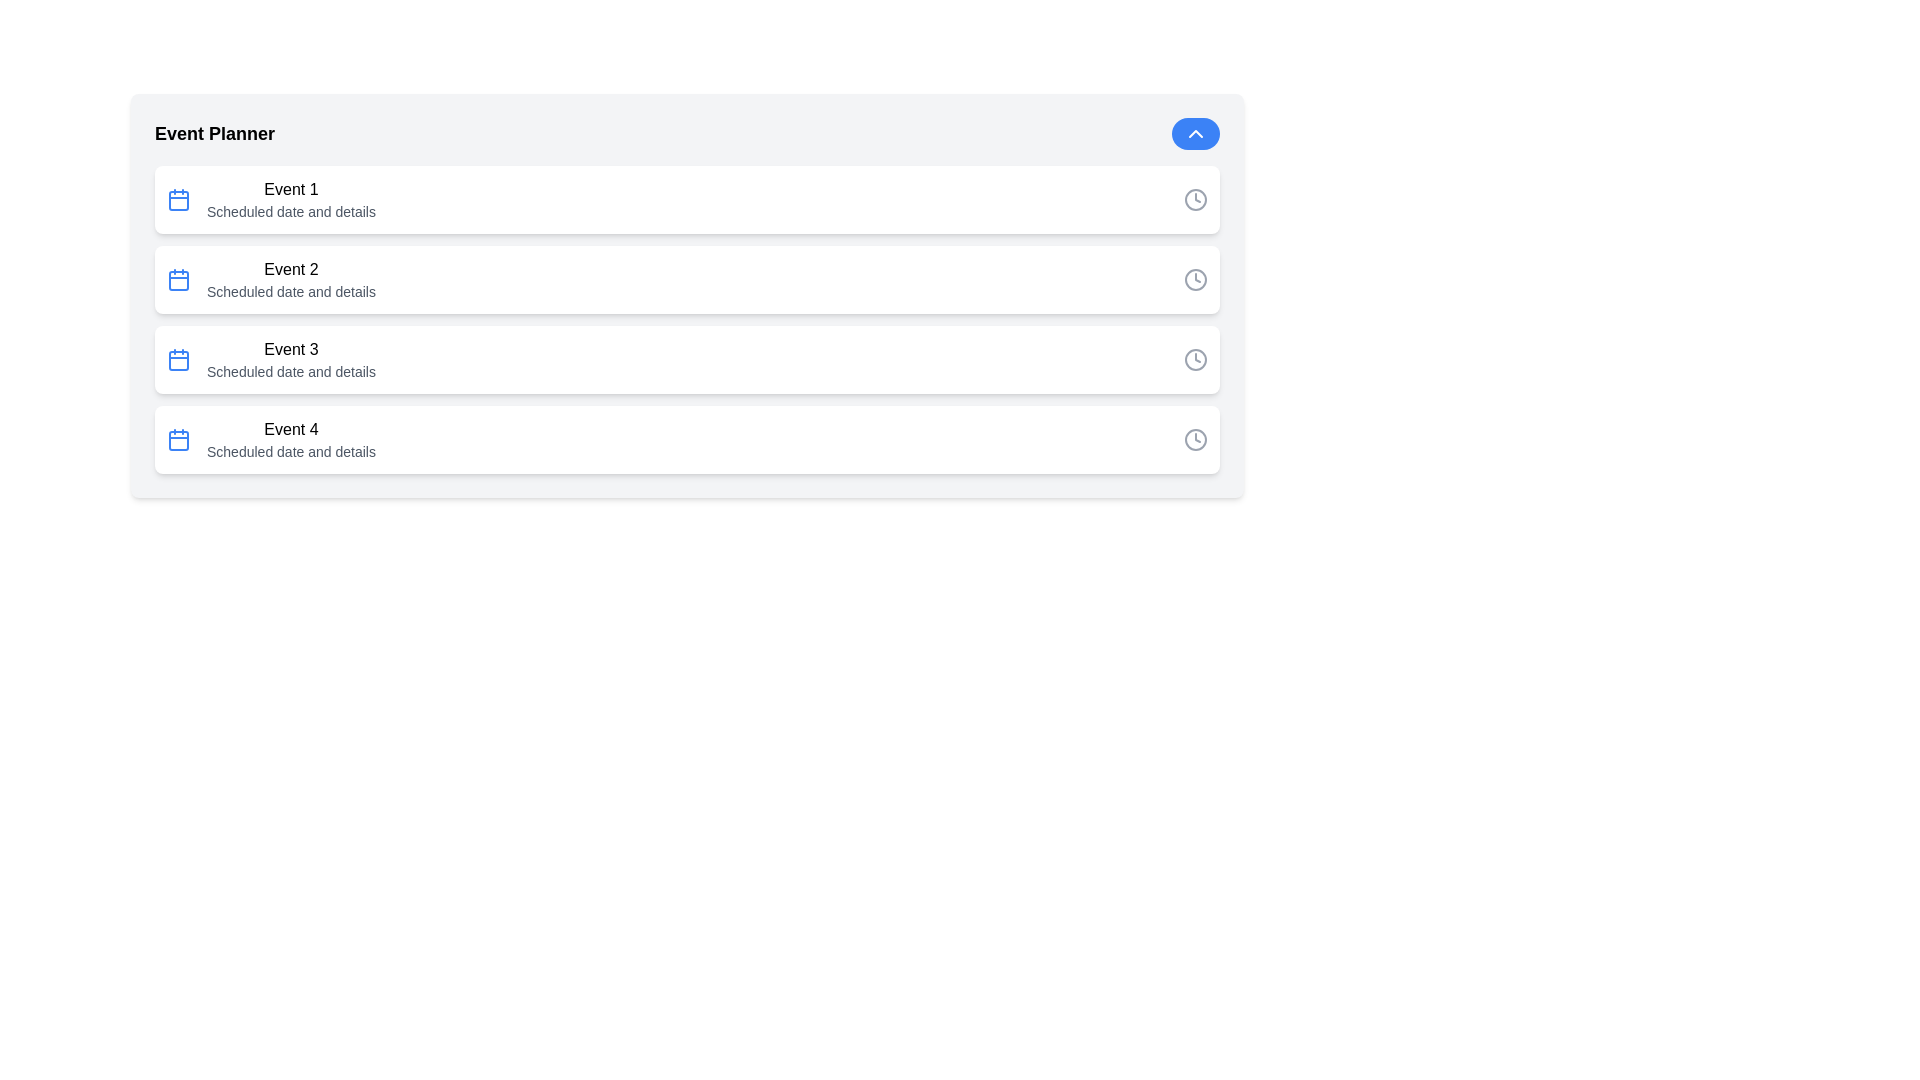 The width and height of the screenshot is (1920, 1080). What do you see at coordinates (178, 358) in the screenshot?
I see `the calendar icon indicating date-related information for 'Event 3'` at bounding box center [178, 358].